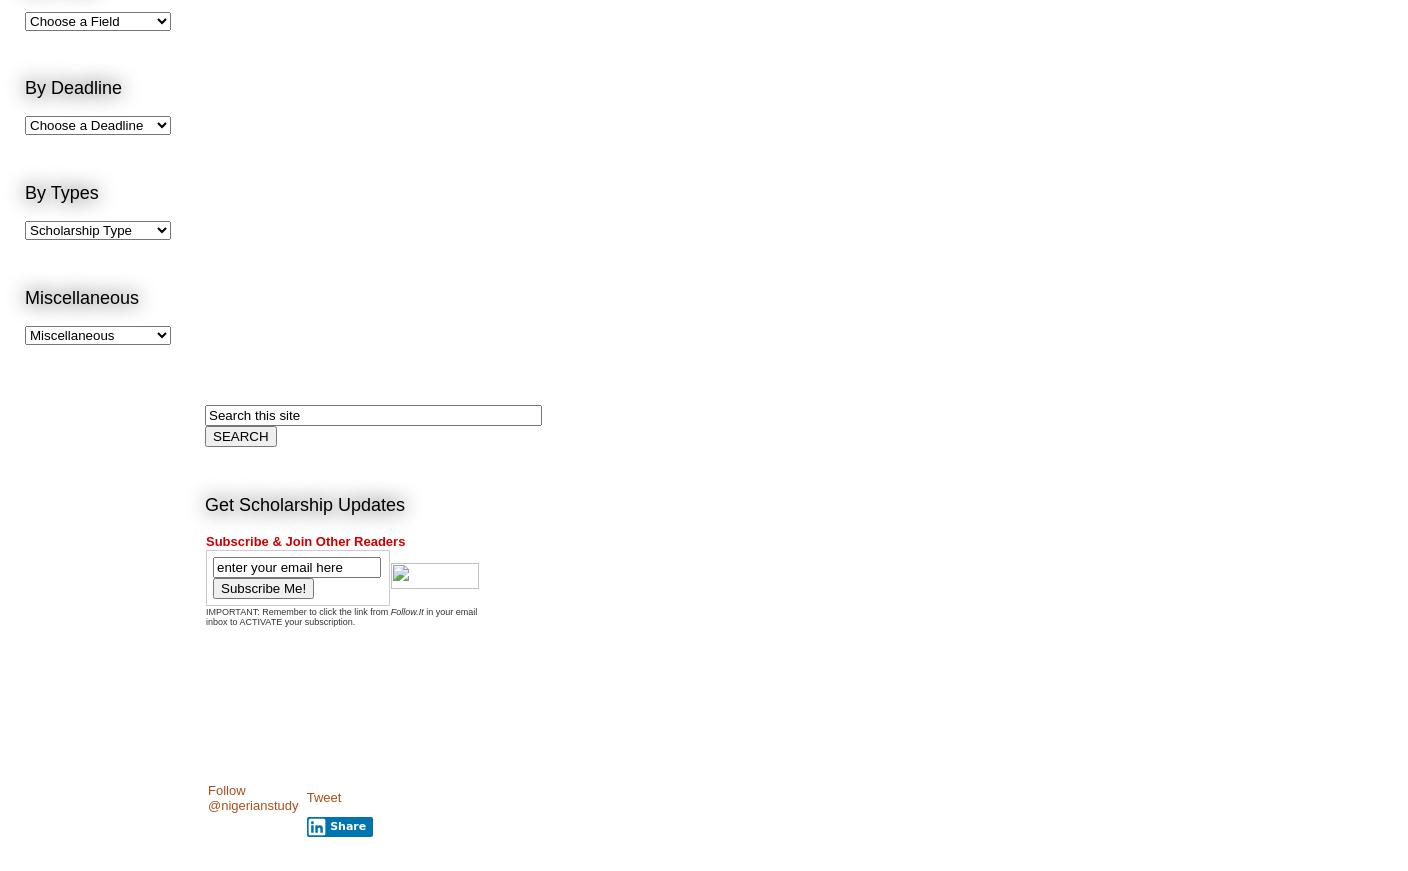  What do you see at coordinates (305, 797) in the screenshot?
I see `'Tweet'` at bounding box center [305, 797].